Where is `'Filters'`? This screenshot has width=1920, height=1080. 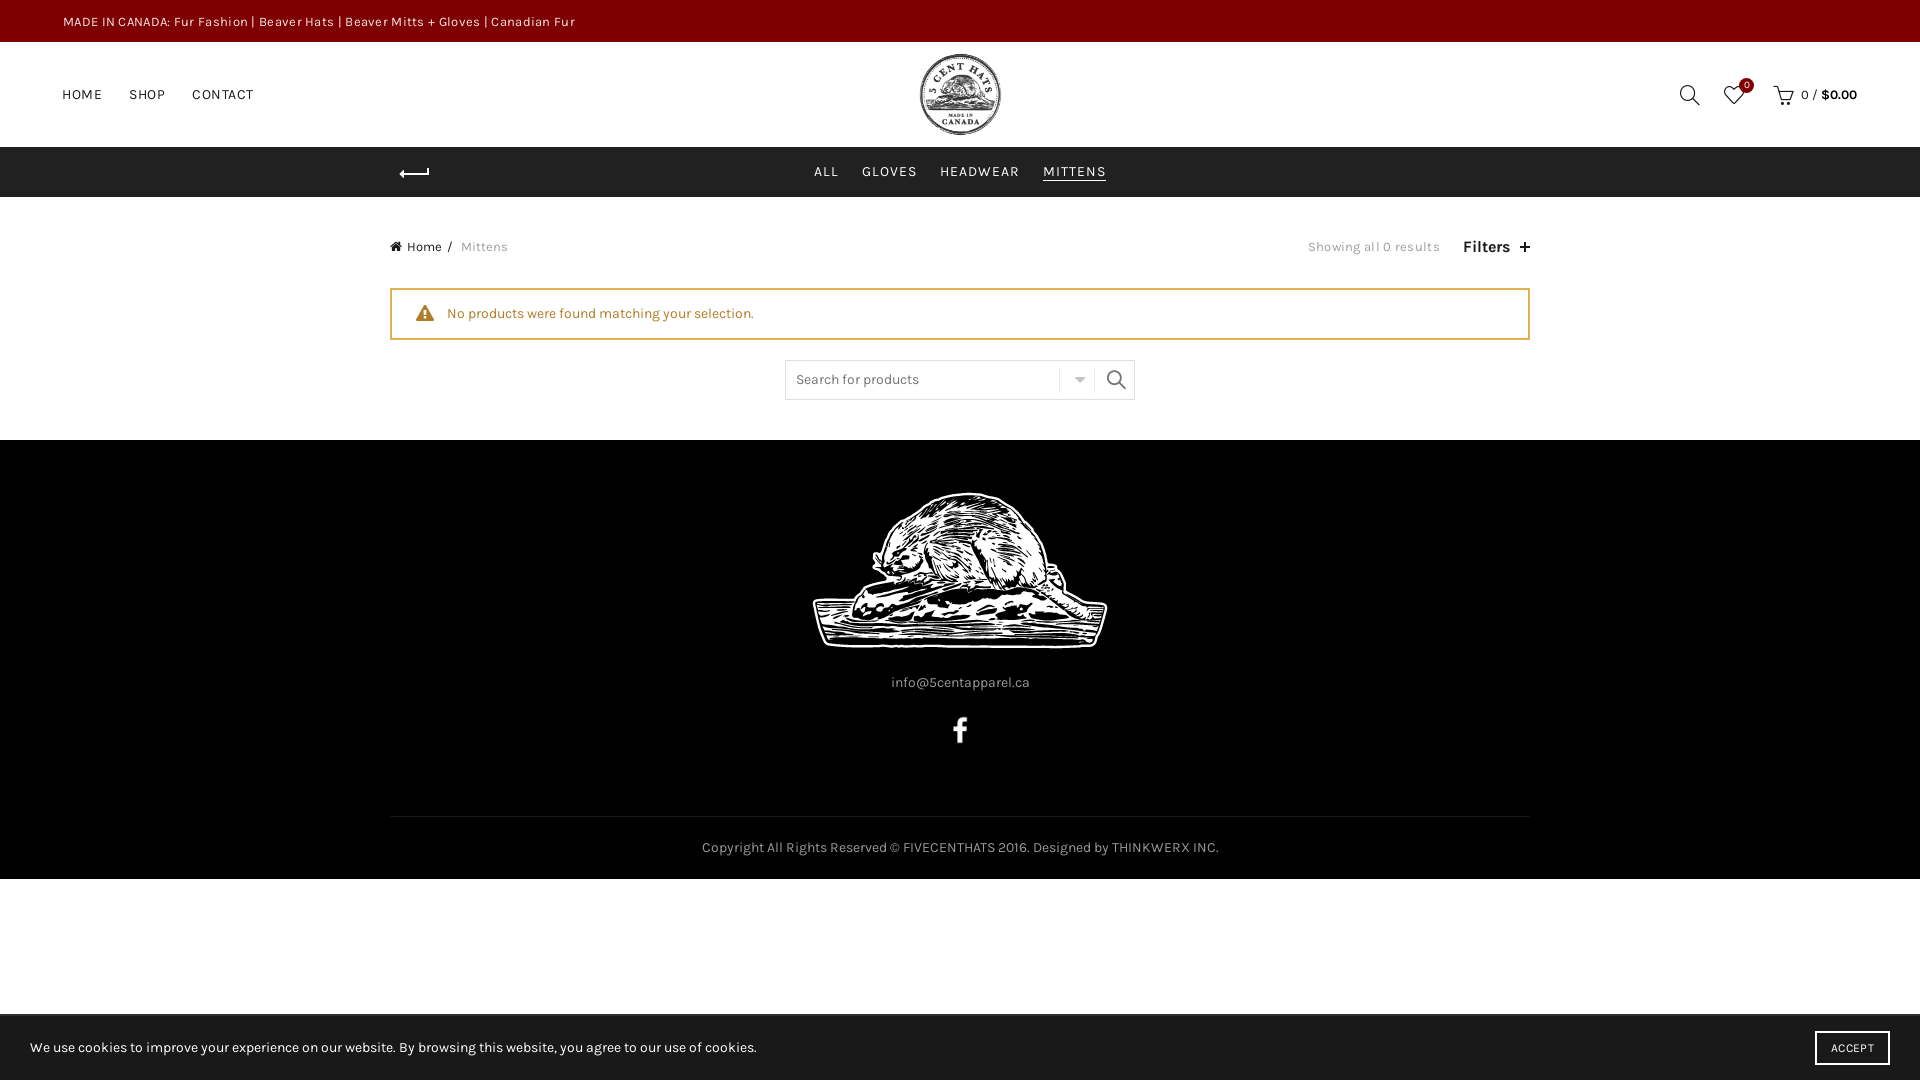
'Filters' is located at coordinates (1496, 245).